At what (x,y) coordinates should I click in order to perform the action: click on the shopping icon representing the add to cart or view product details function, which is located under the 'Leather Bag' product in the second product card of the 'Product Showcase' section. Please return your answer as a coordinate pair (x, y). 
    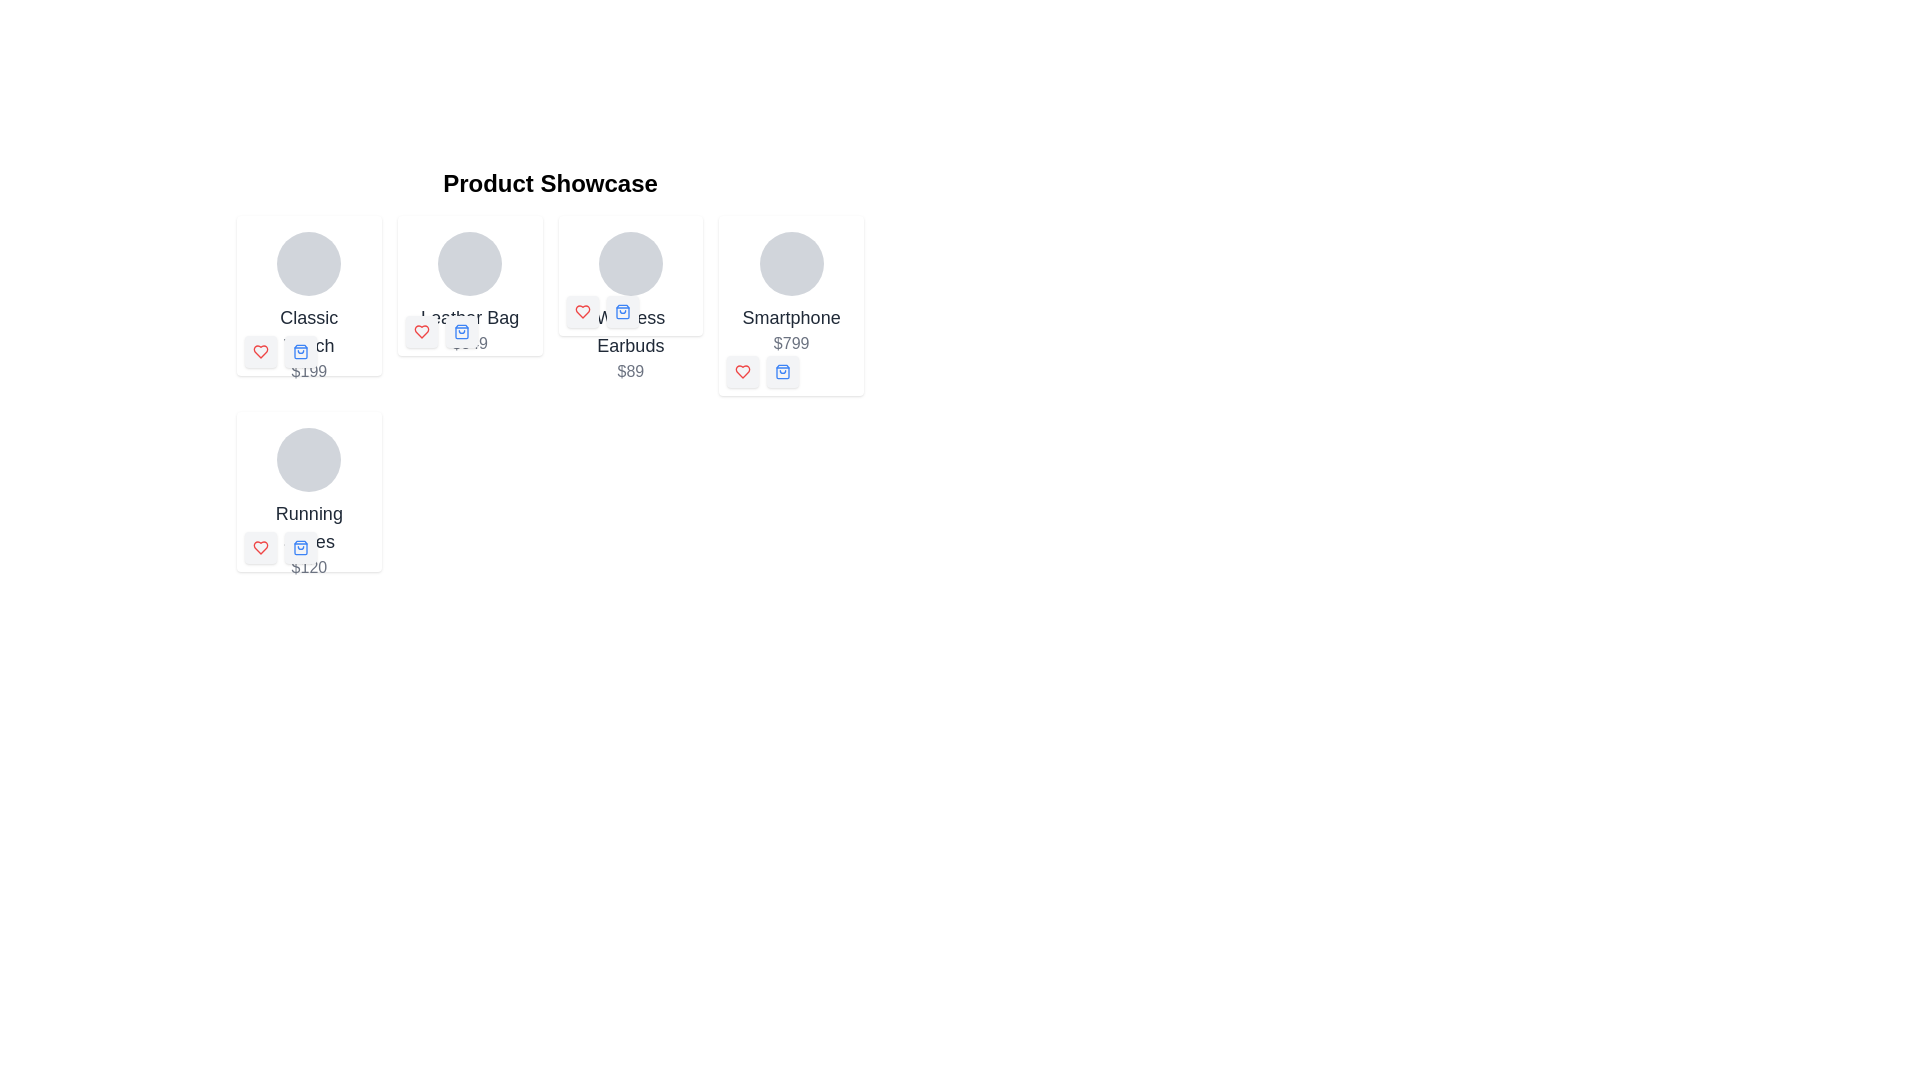
    Looking at the image, I should click on (460, 330).